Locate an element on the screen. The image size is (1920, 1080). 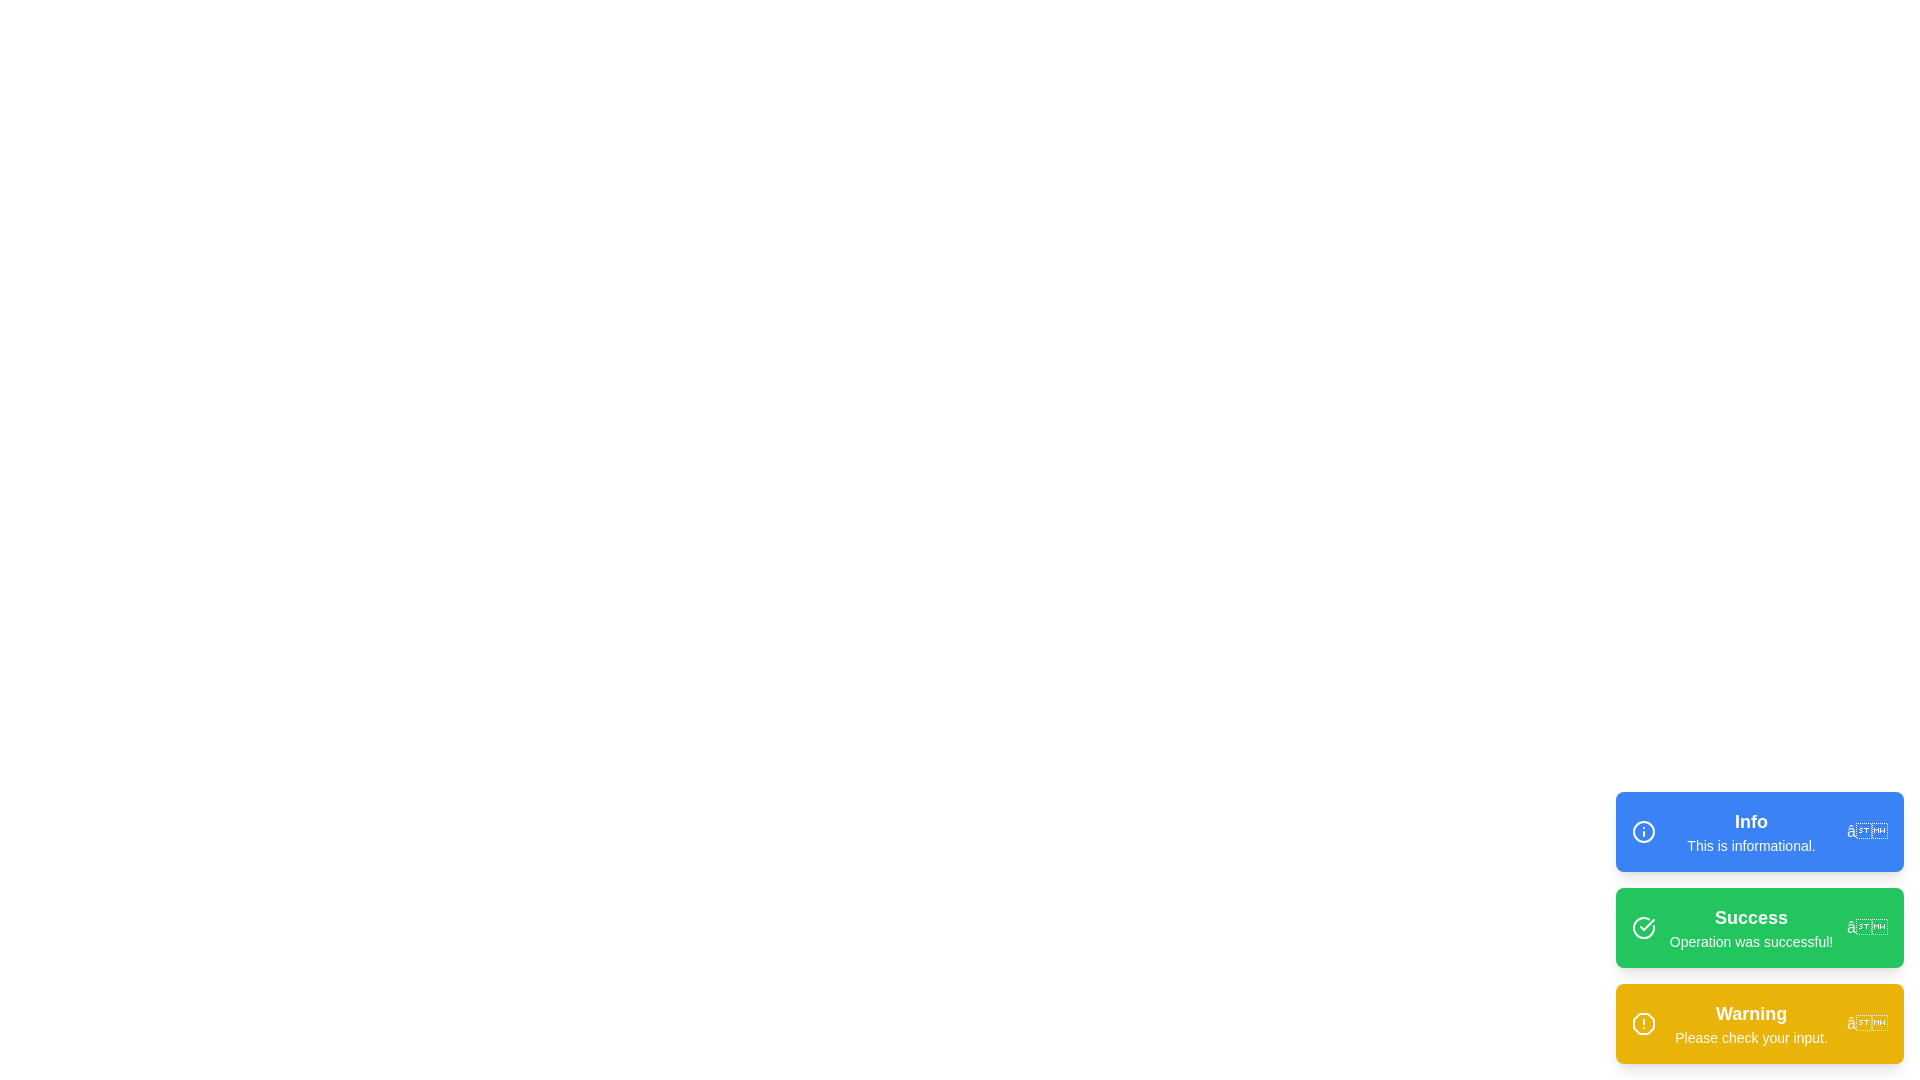
the success confirmation icon located within the green notification card labeled 'Success: Operation was successful!' is located at coordinates (1647, 925).